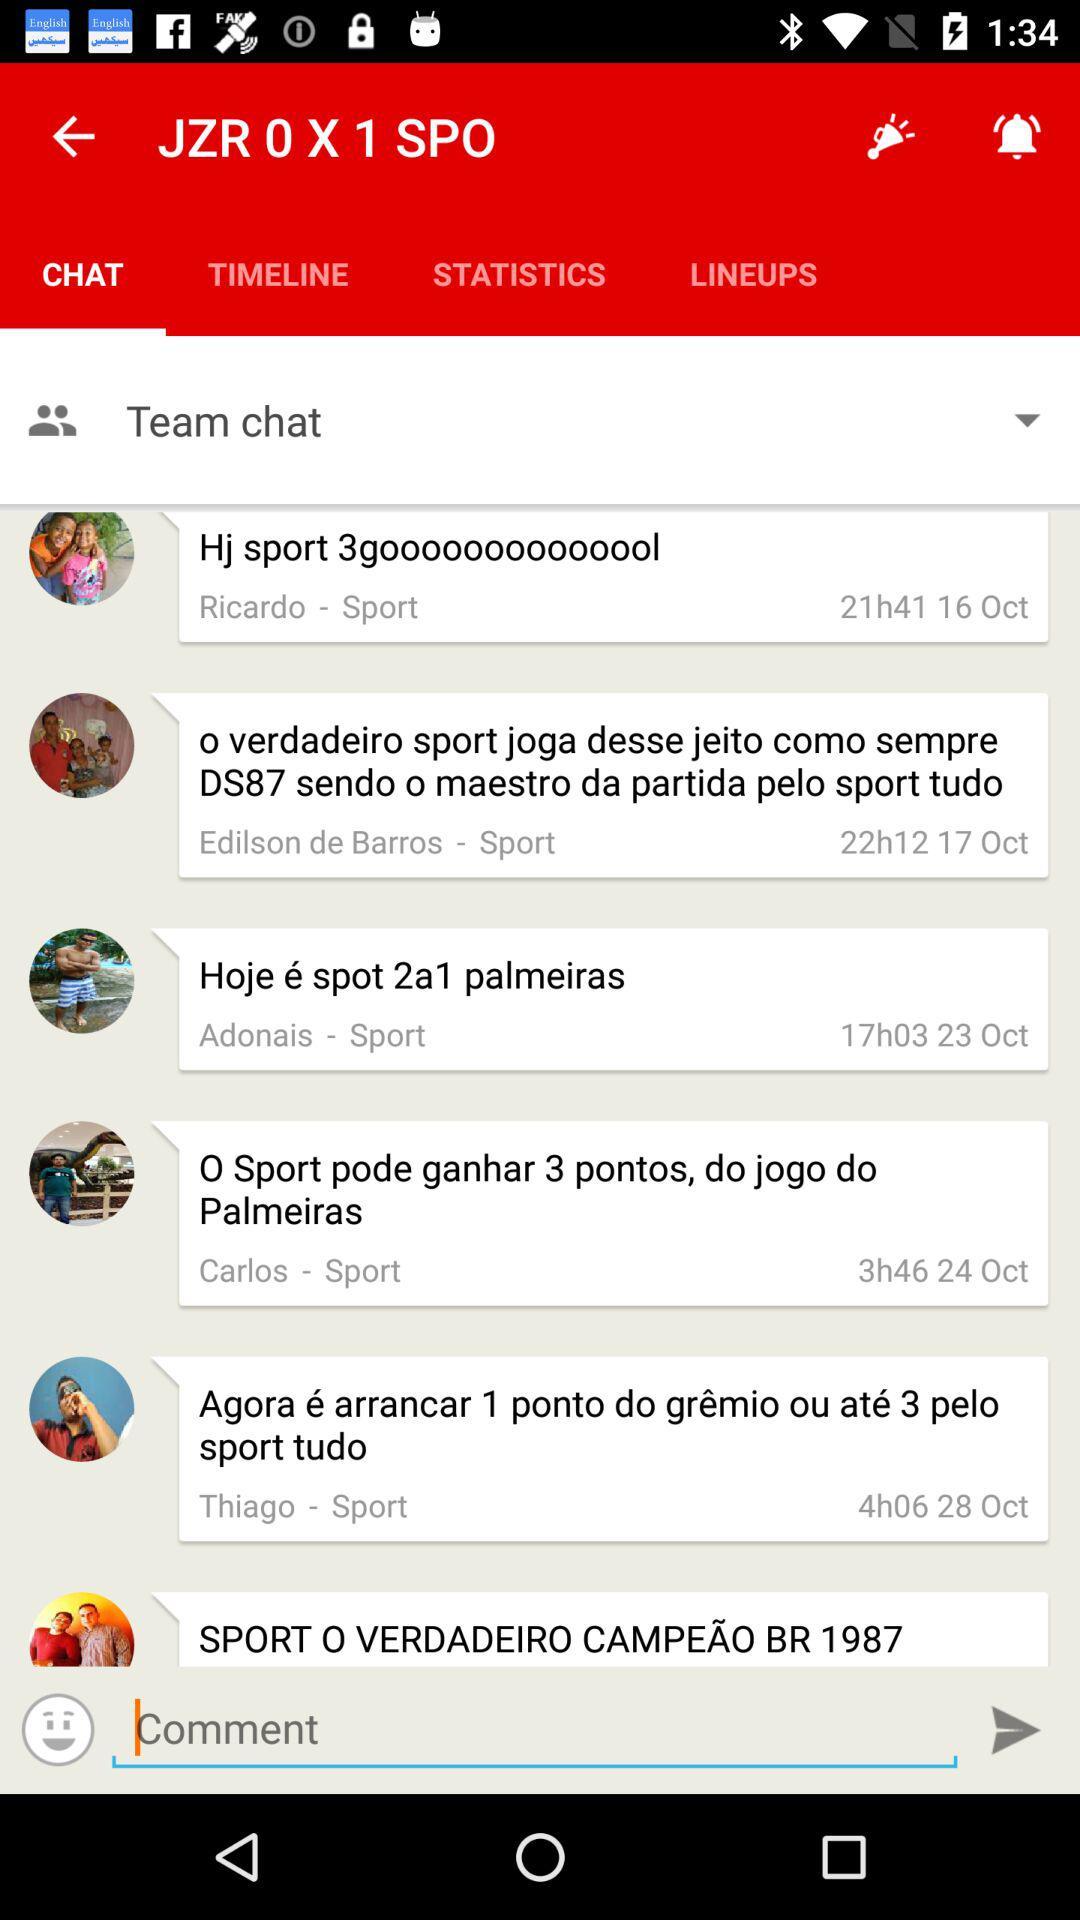  Describe the element at coordinates (1016, 1729) in the screenshot. I see `comment` at that location.